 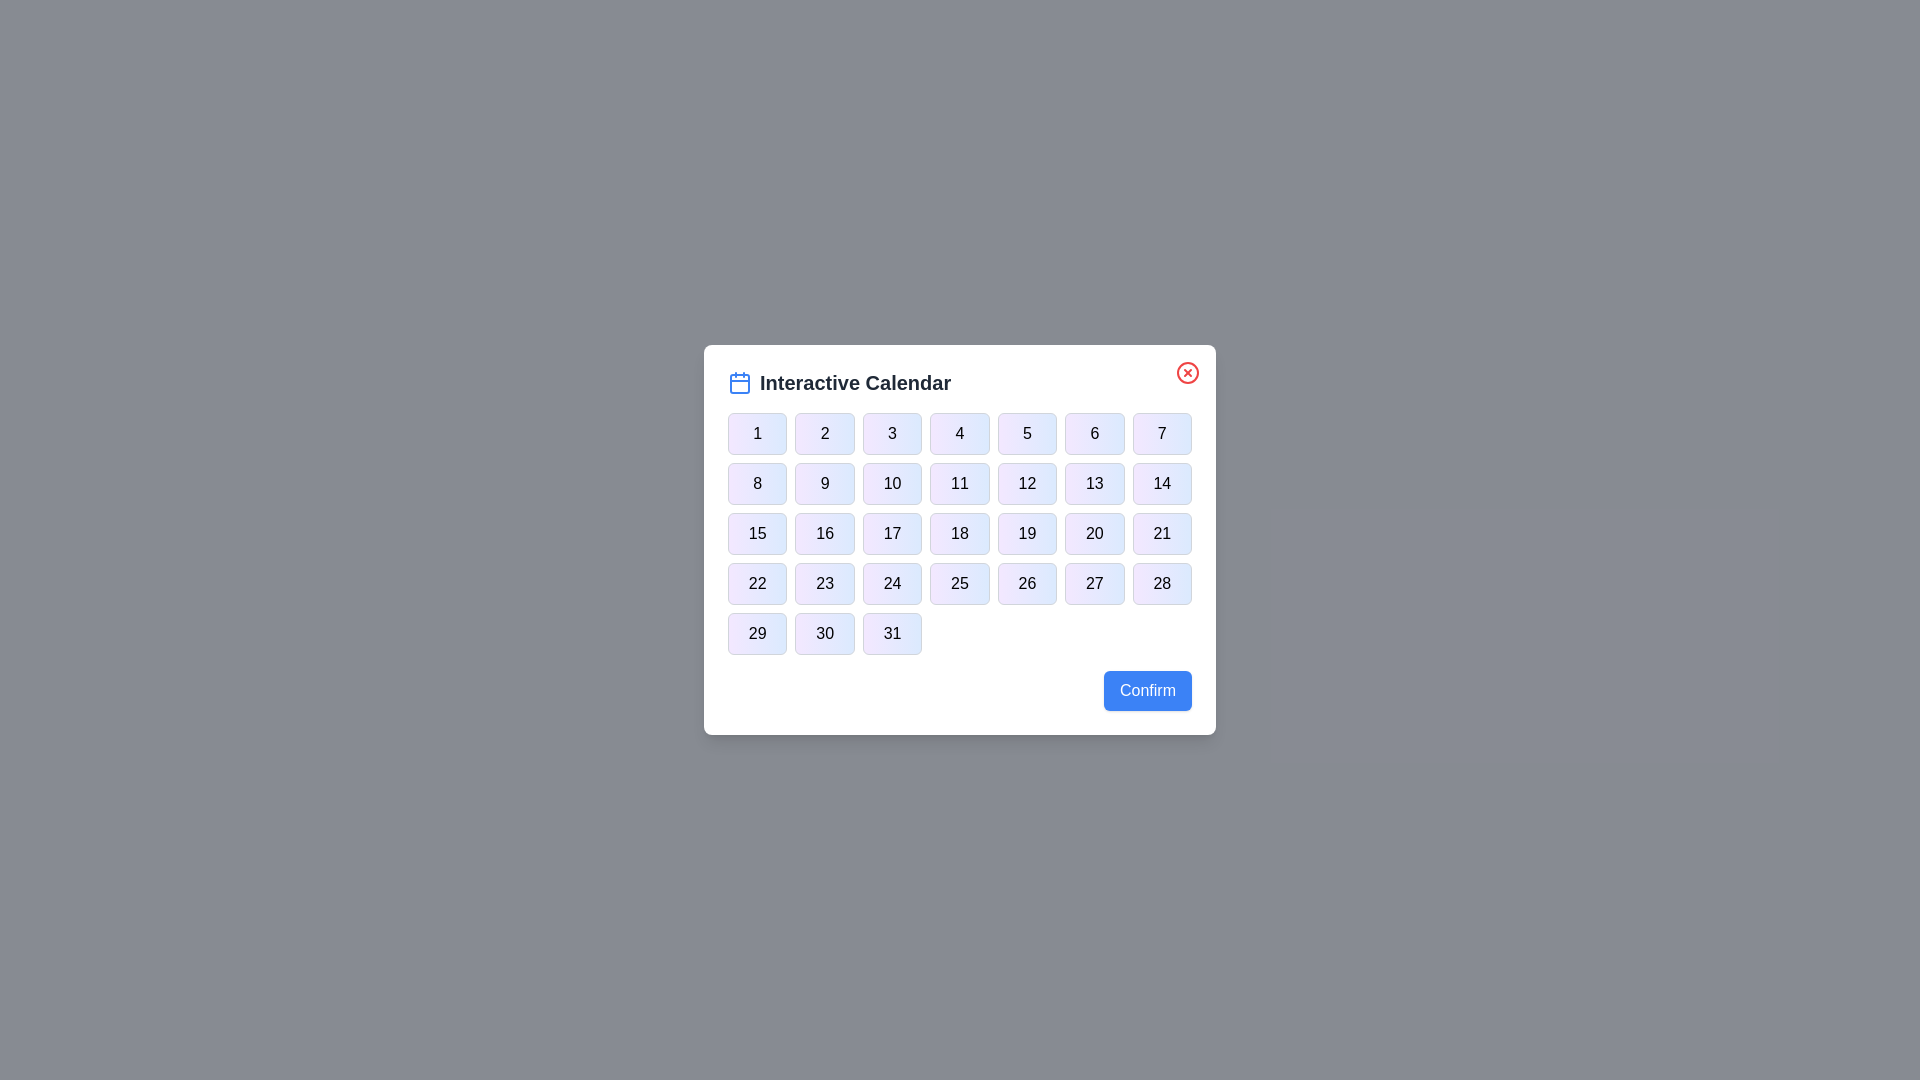 What do you see at coordinates (825, 583) in the screenshot?
I see `the button corresponding to day 23 in the calendar` at bounding box center [825, 583].